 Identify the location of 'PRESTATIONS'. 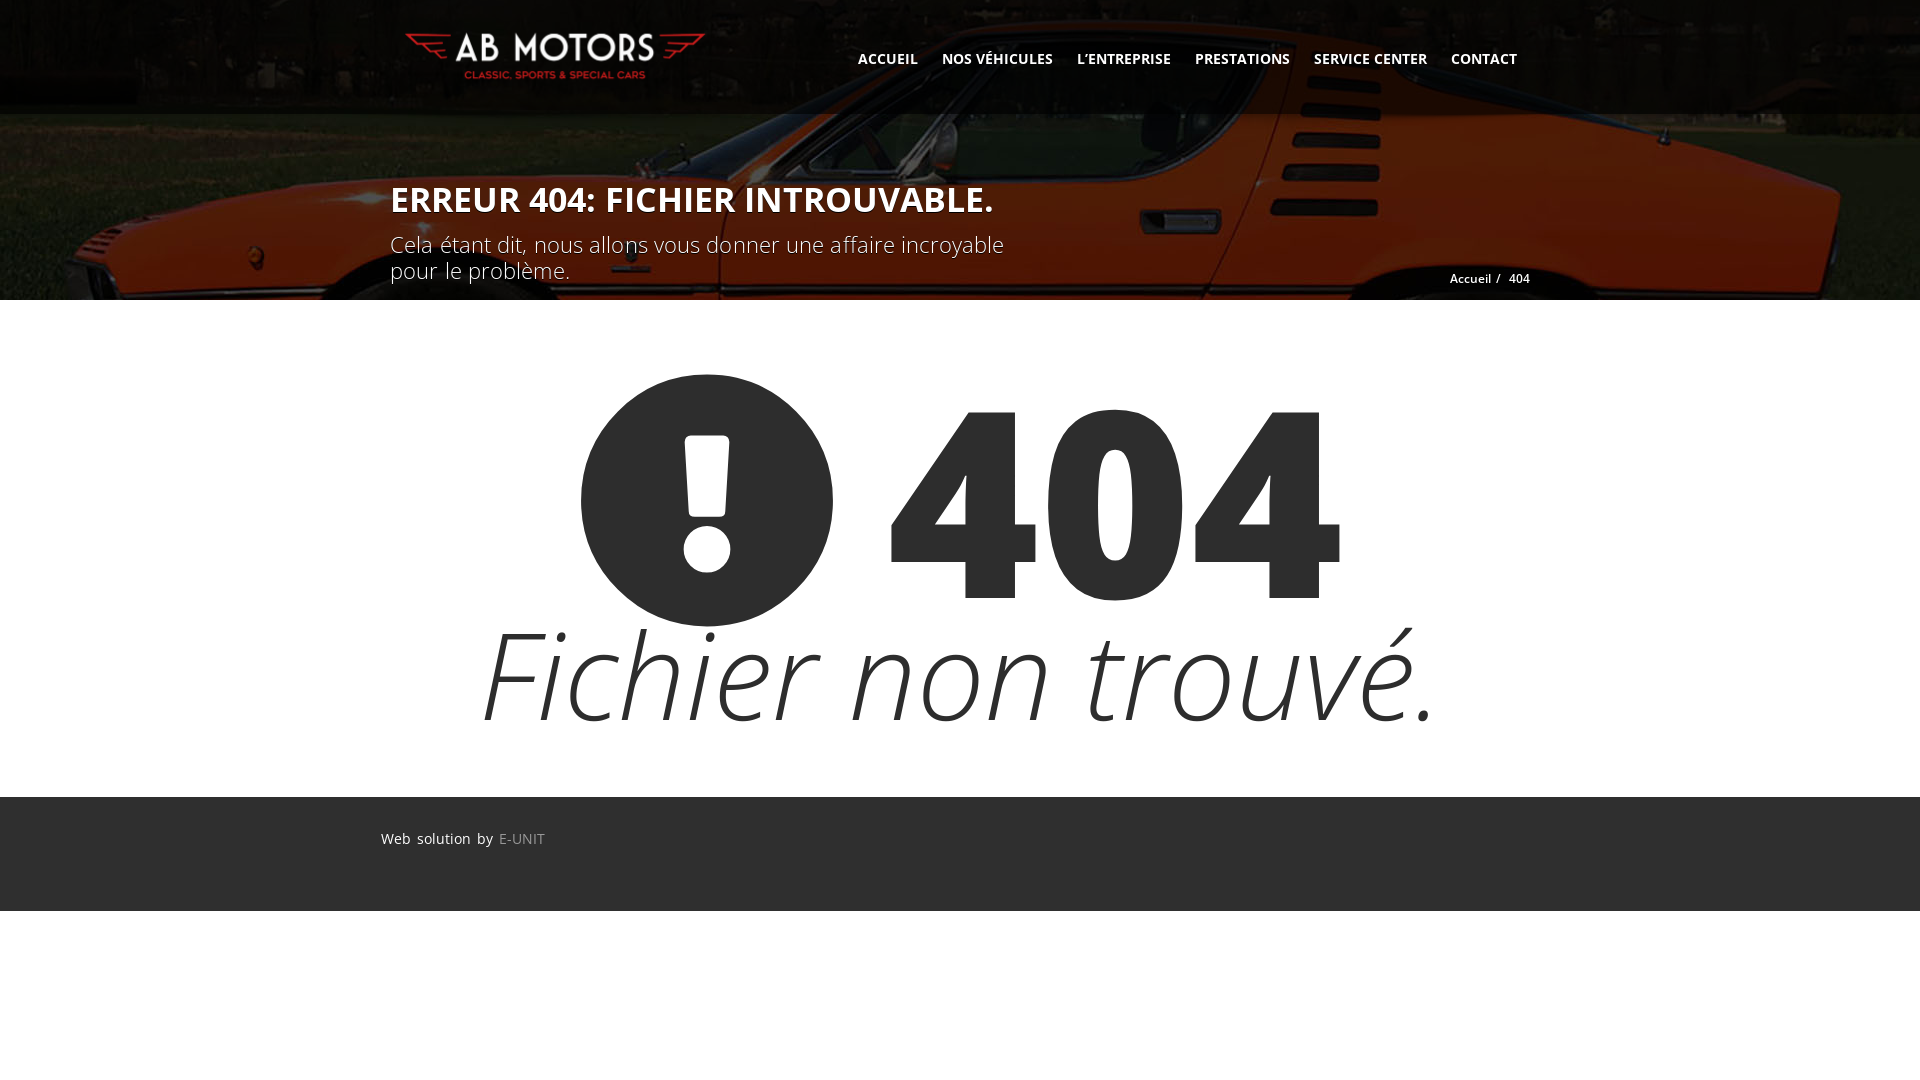
(1241, 56).